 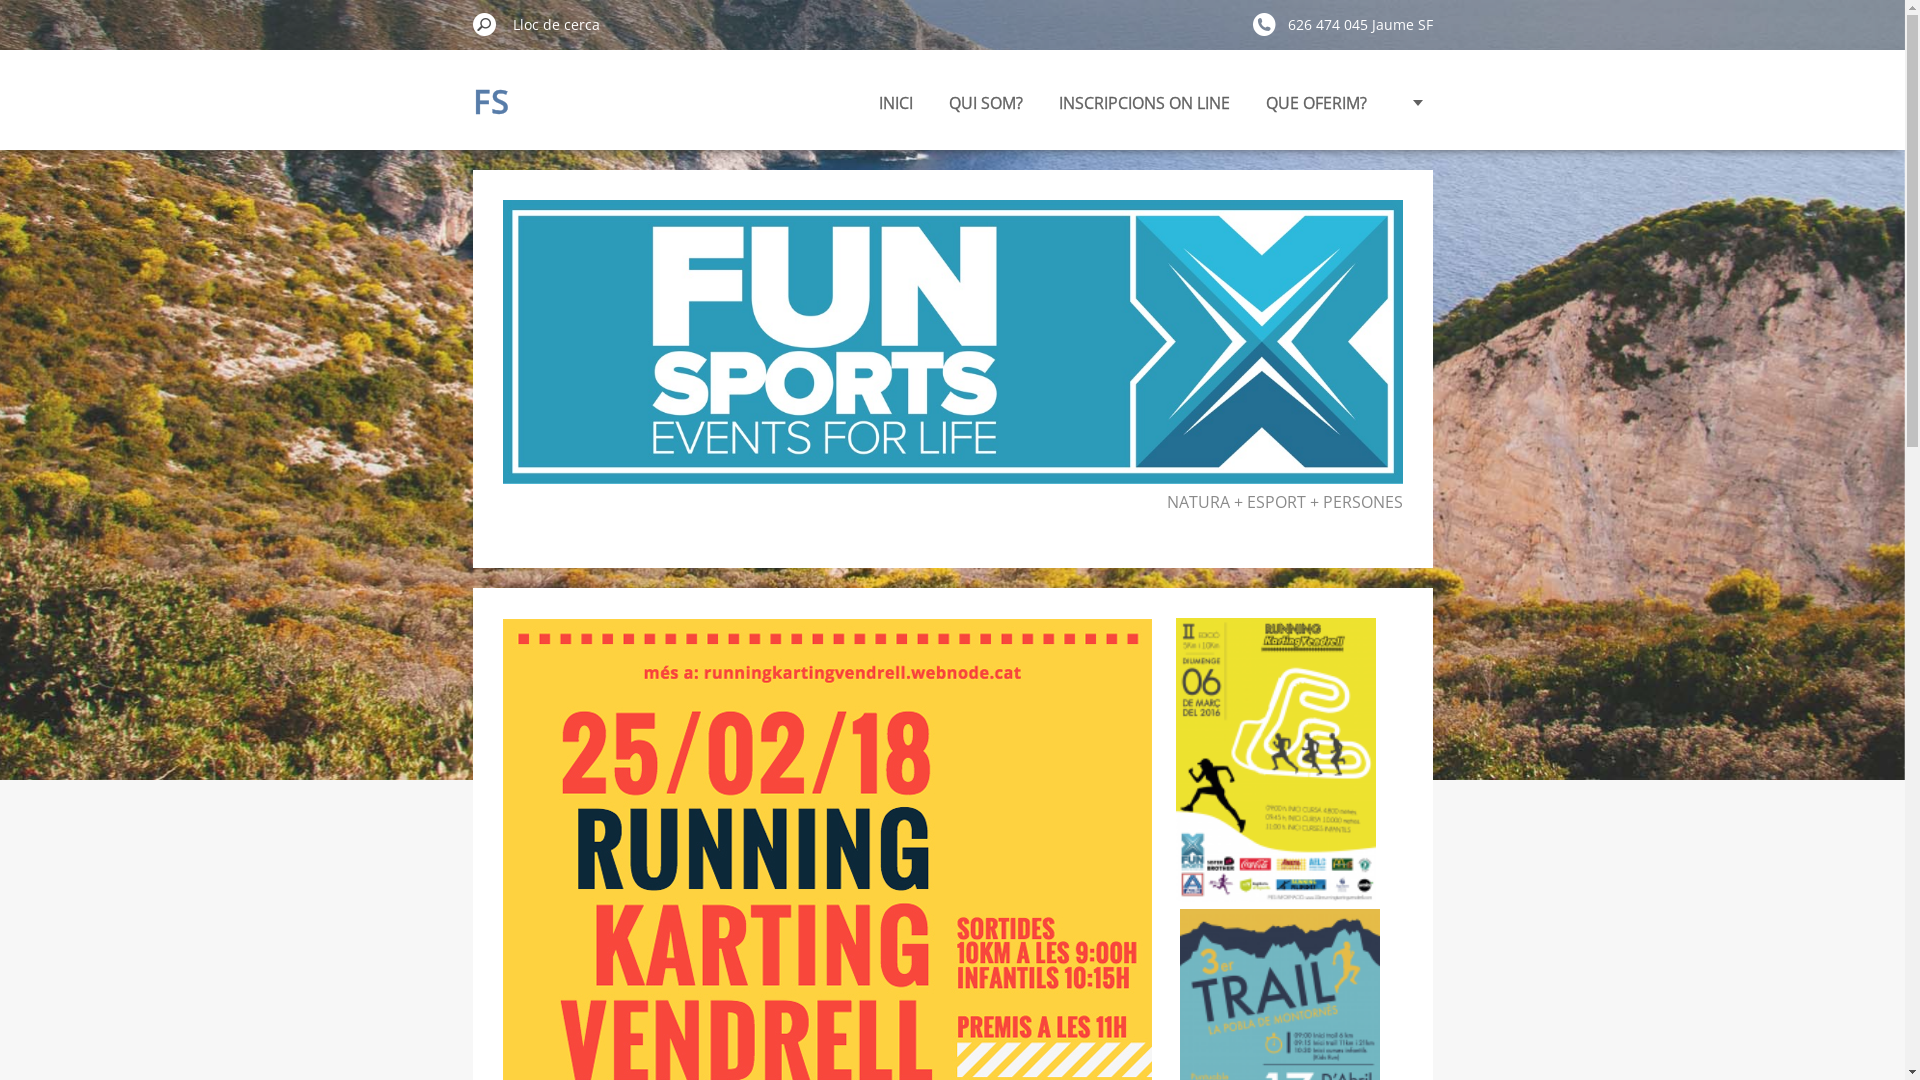 What do you see at coordinates (893, 100) in the screenshot?
I see `'INICI'` at bounding box center [893, 100].